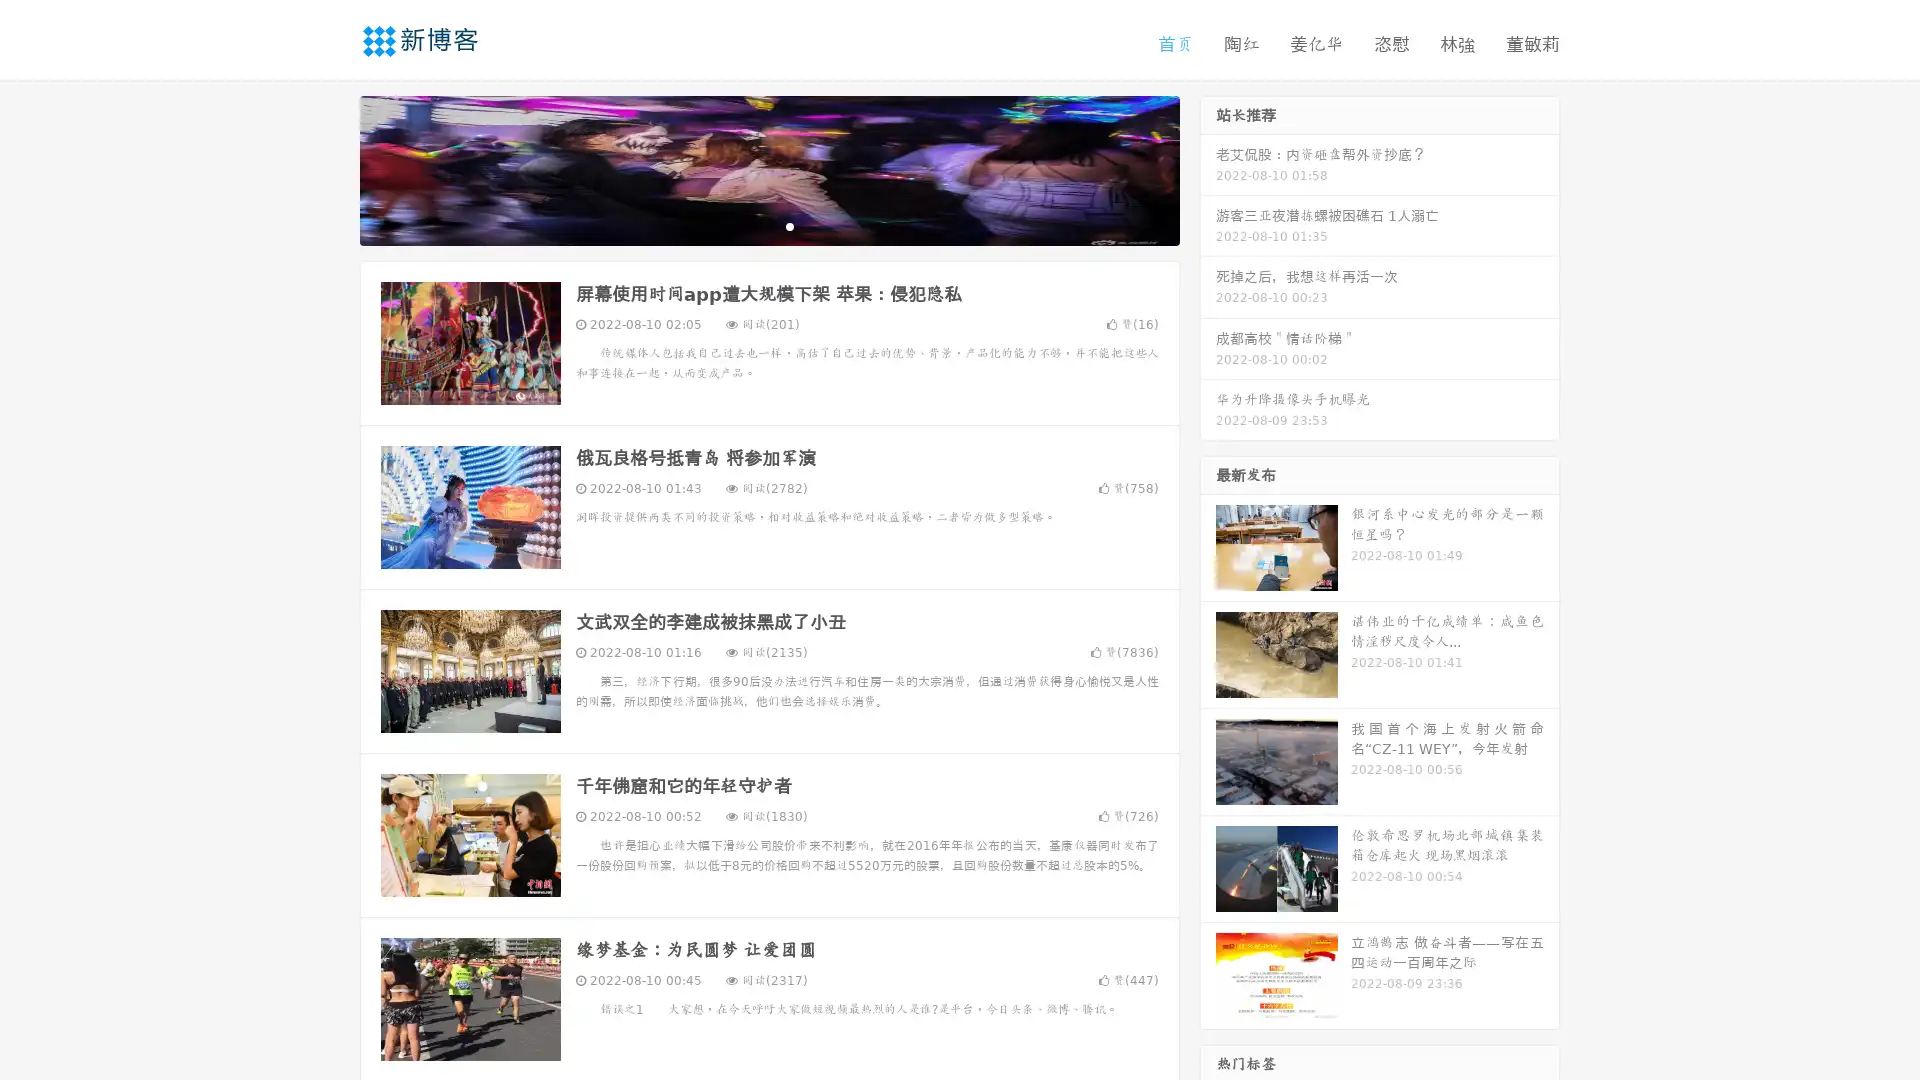 Image resolution: width=1920 pixels, height=1080 pixels. I want to click on Next slide, so click(1208, 168).